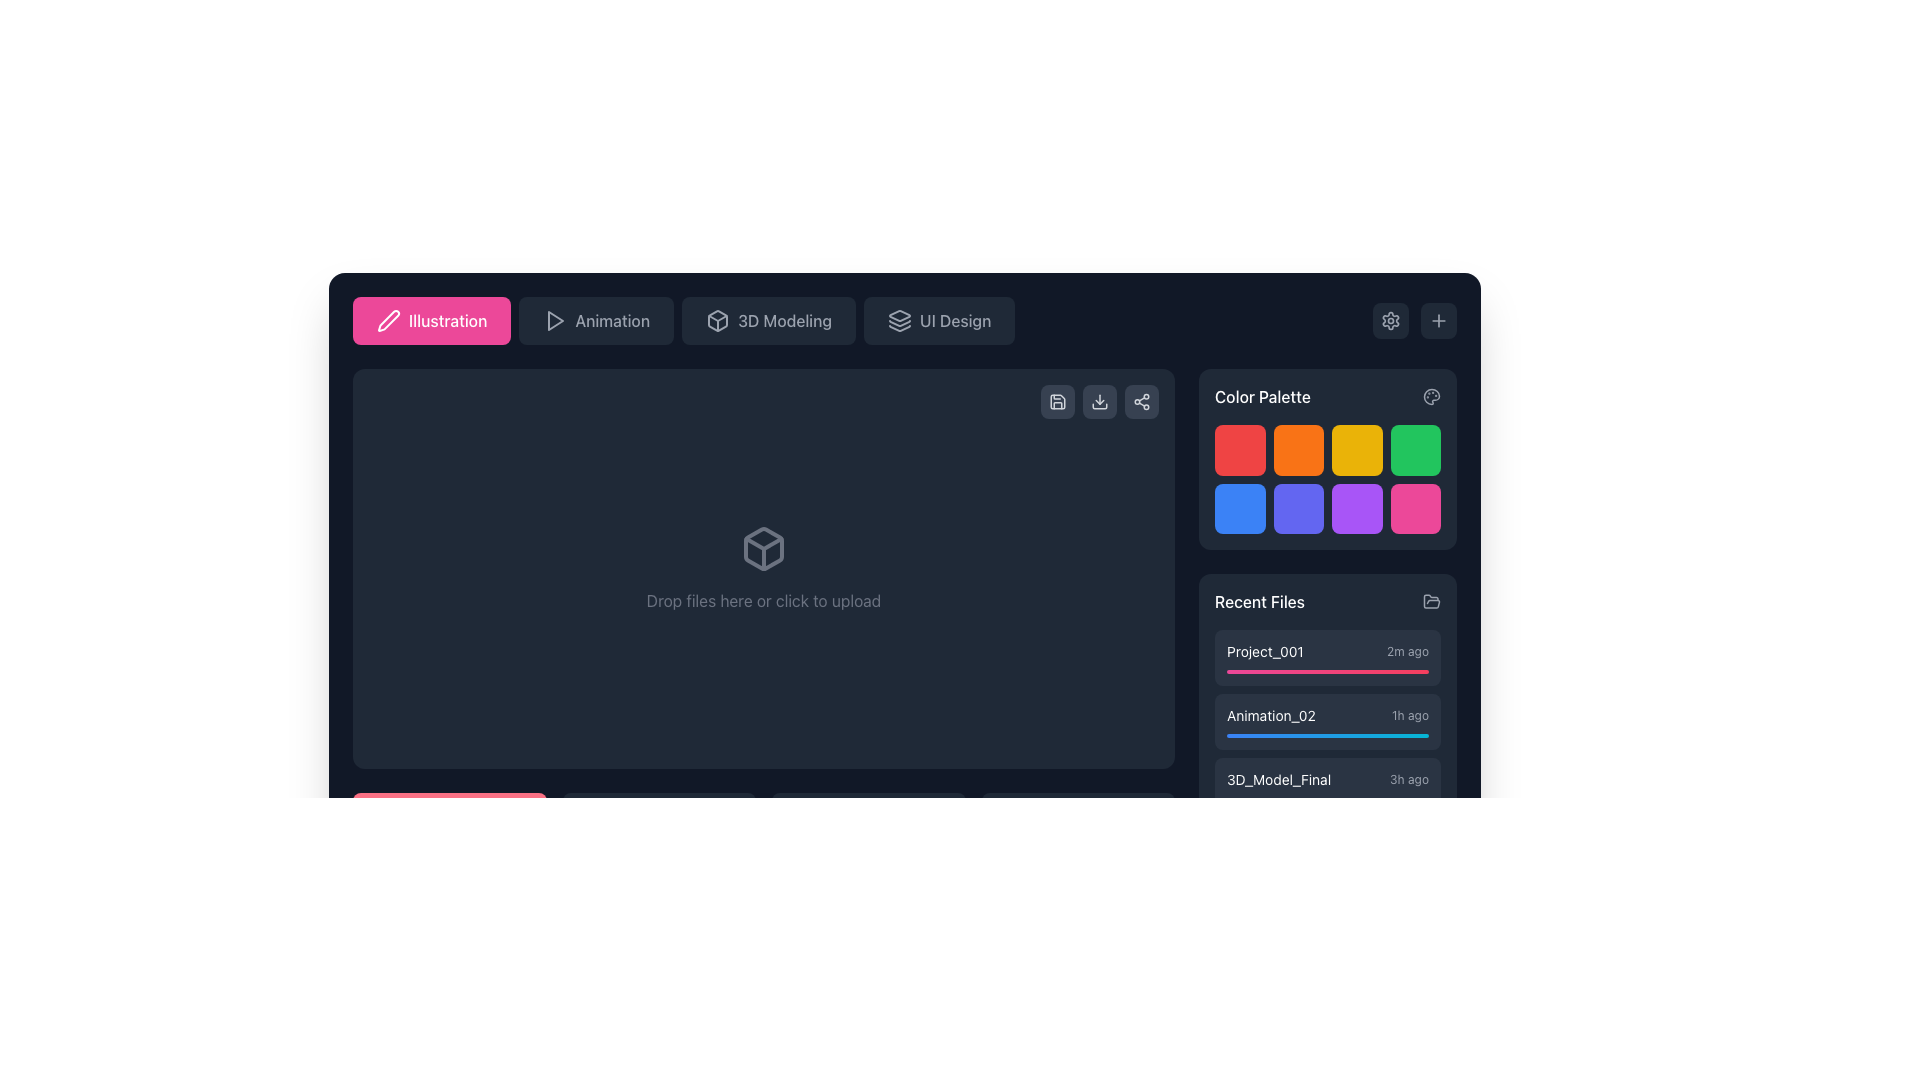 Image resolution: width=1920 pixels, height=1080 pixels. I want to click on the seventh square with a purple background in the 'Color Palette' section, so click(1357, 507).